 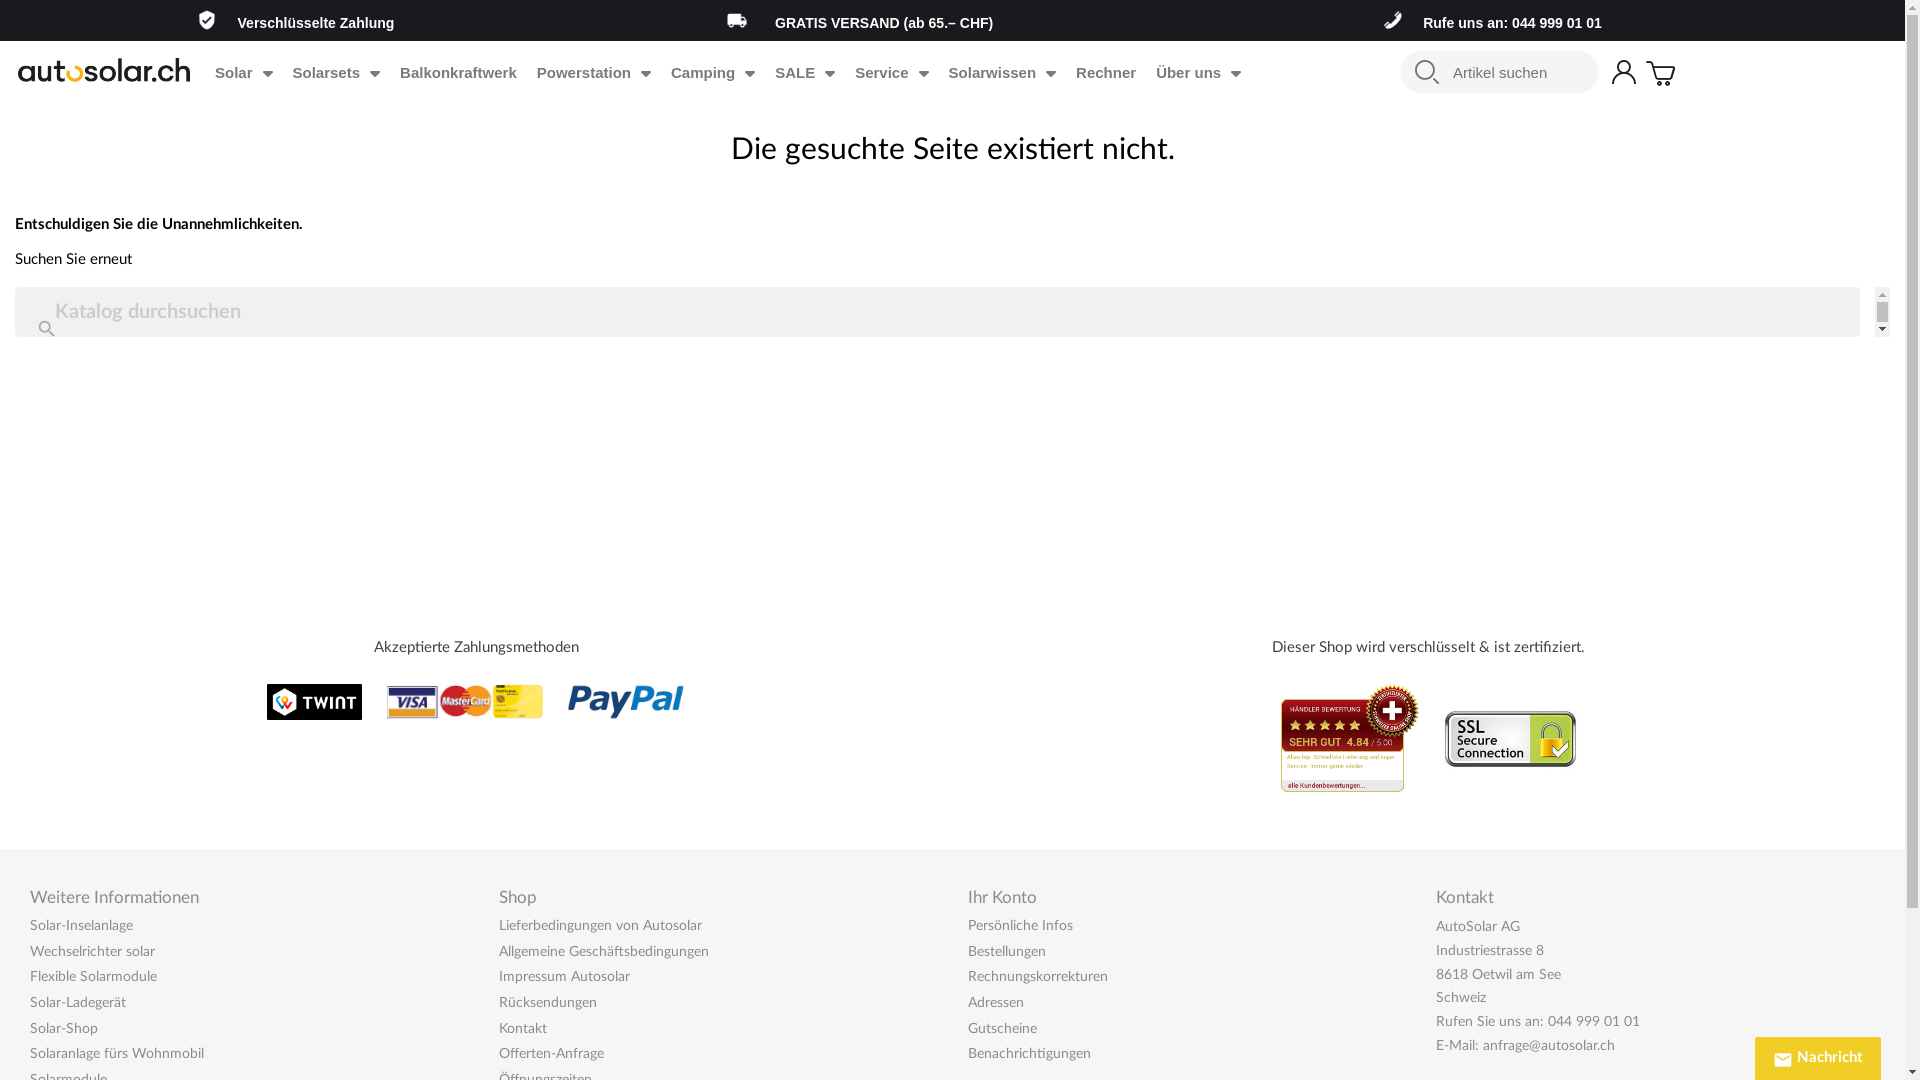 I want to click on 'Service', so click(x=890, y=72).